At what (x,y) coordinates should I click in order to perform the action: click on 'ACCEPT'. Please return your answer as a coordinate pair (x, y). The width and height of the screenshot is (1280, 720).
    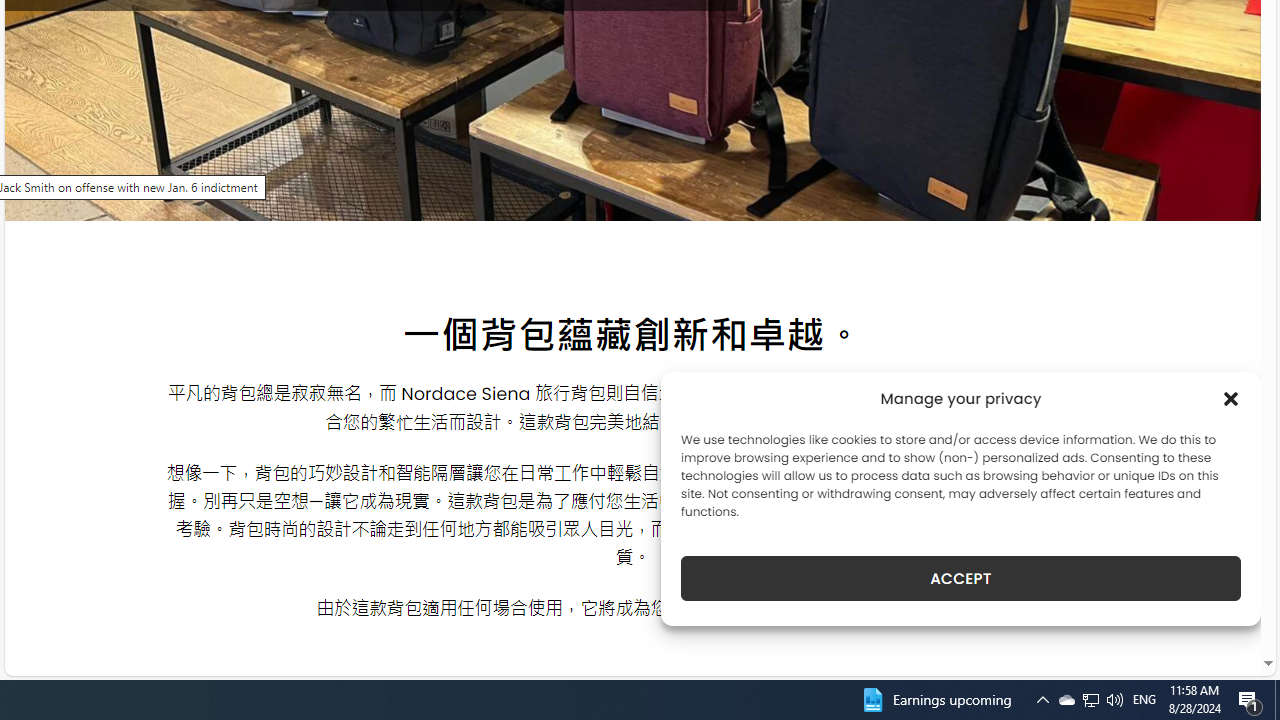
    Looking at the image, I should click on (961, 578).